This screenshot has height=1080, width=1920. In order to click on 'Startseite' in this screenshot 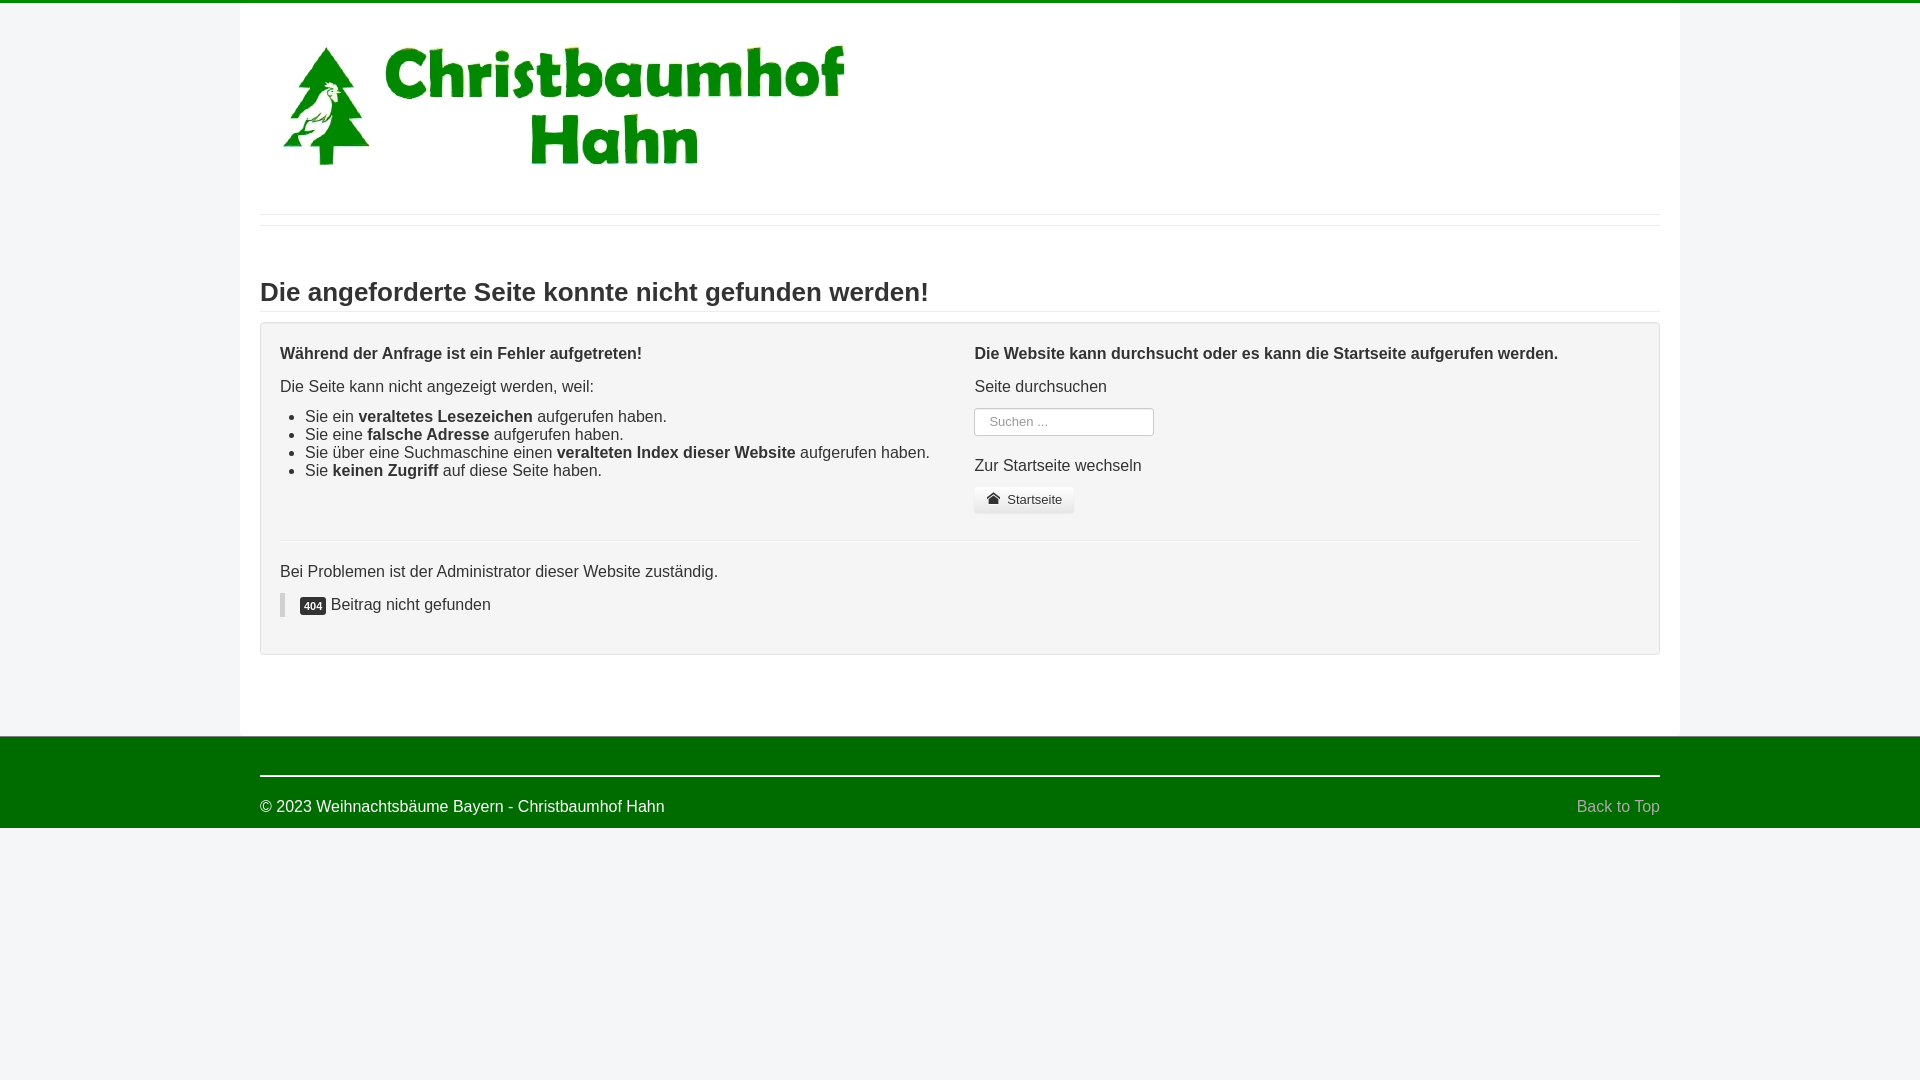, I will do `click(1023, 499)`.